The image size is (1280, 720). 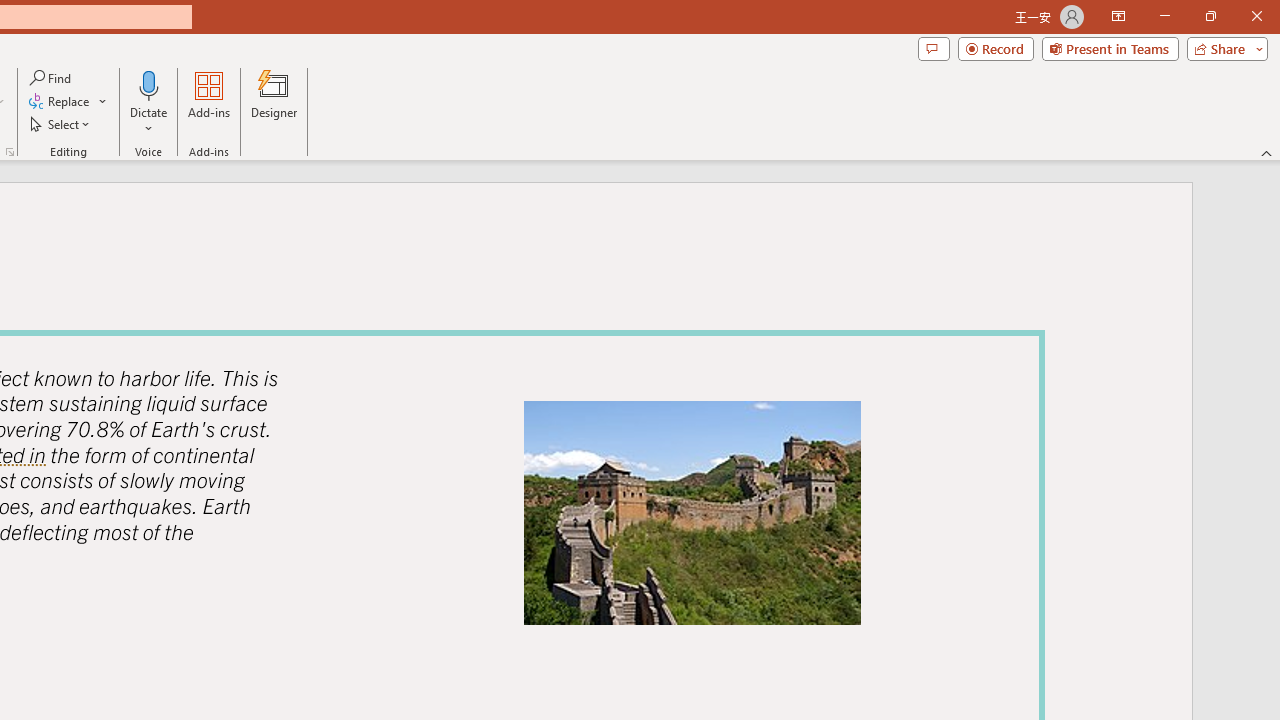 What do you see at coordinates (51, 77) in the screenshot?
I see `'Find...'` at bounding box center [51, 77].